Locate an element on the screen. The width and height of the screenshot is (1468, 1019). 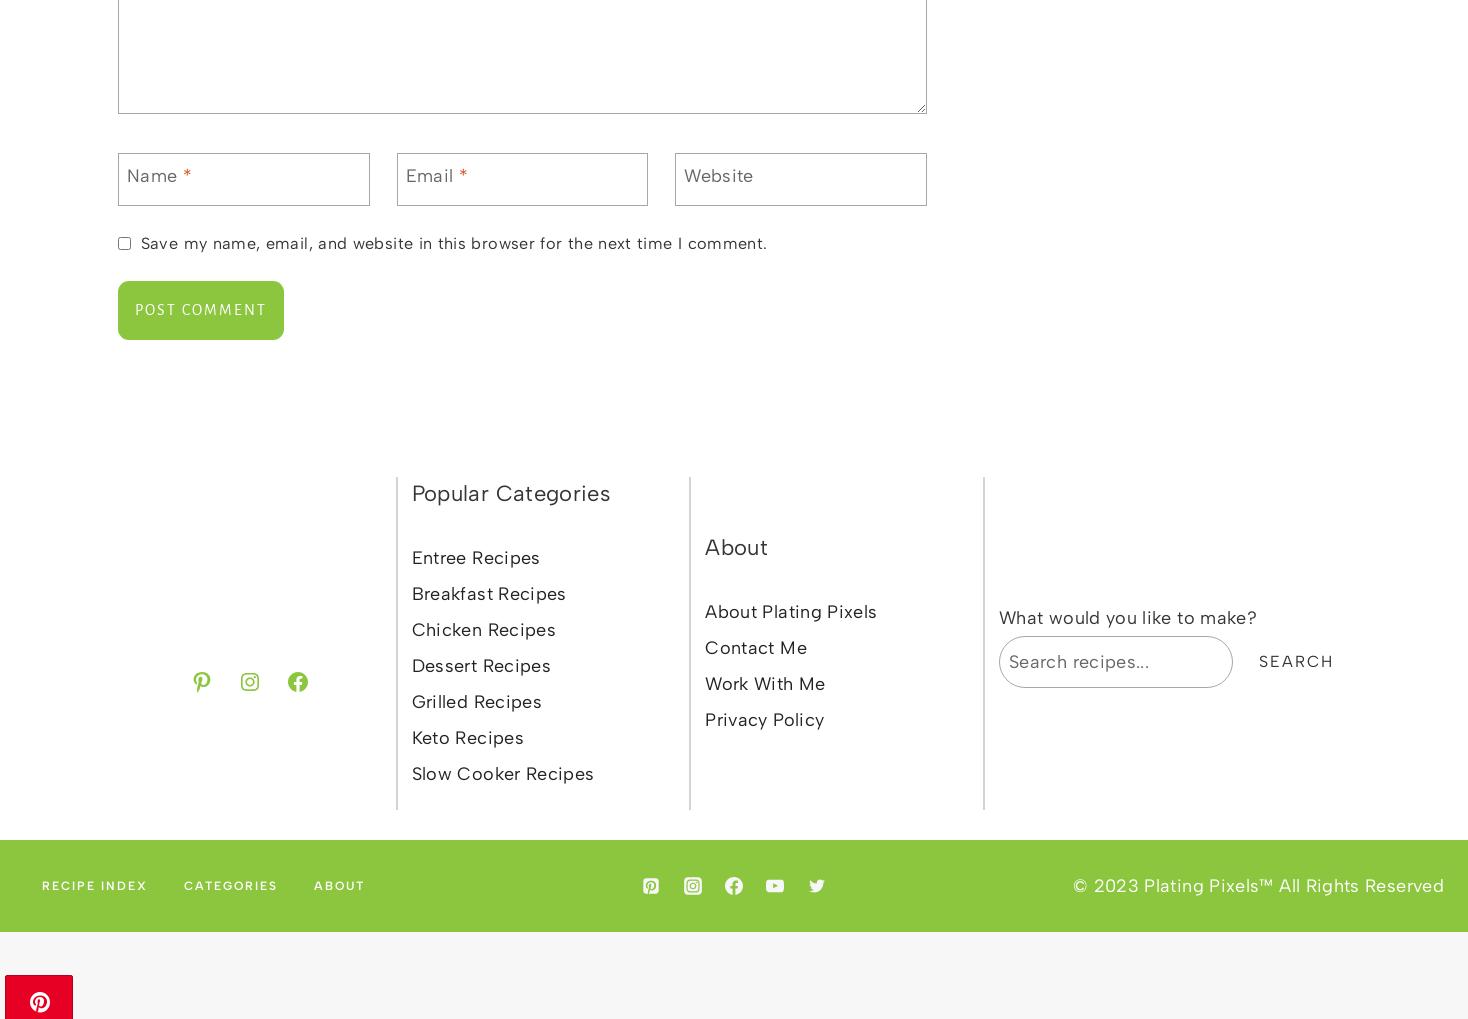
'Slow Cooker Recipes' is located at coordinates (501, 773).